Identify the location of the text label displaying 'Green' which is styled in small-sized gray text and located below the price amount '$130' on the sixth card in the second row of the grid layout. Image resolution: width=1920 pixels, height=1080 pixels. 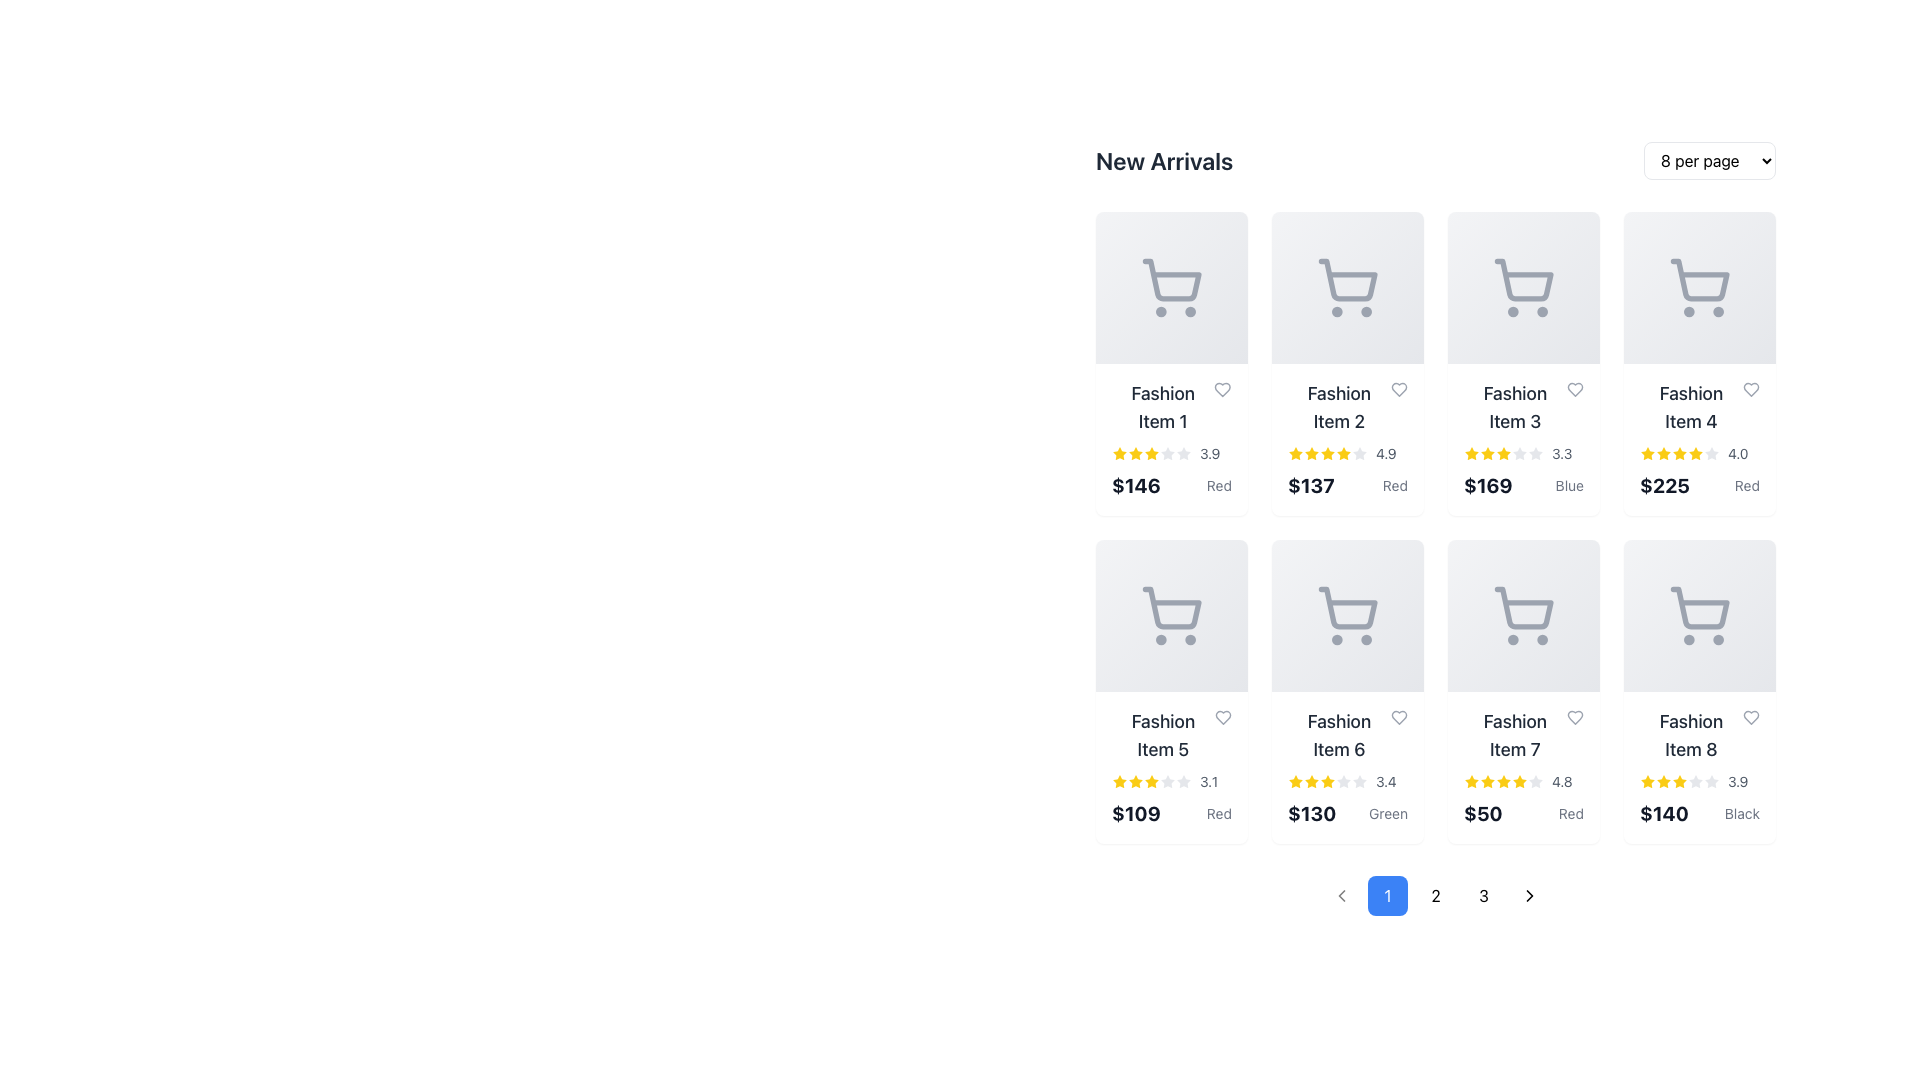
(1387, 813).